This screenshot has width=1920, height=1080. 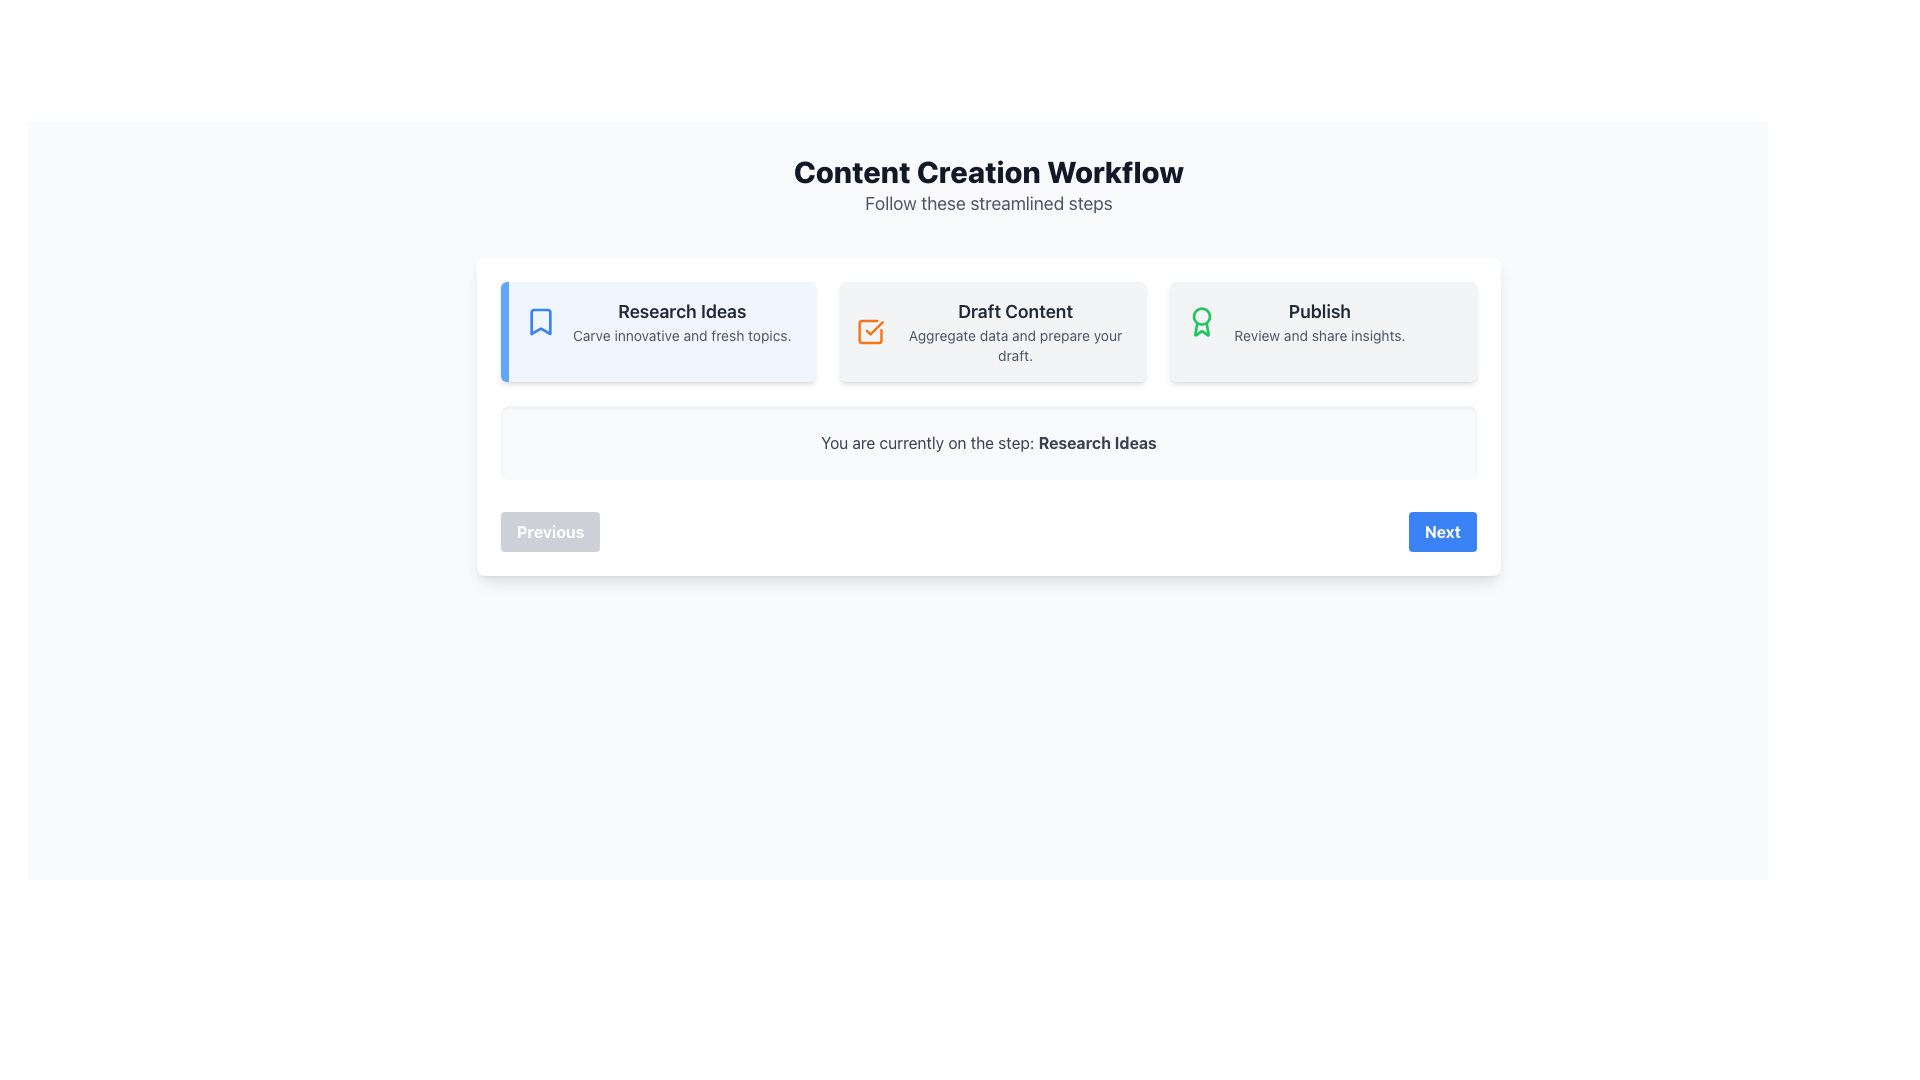 What do you see at coordinates (988, 442) in the screenshot?
I see `the informational display indicating the current step 'Research Ideas', which is positioned below the step indicators and above the navigation buttons` at bounding box center [988, 442].